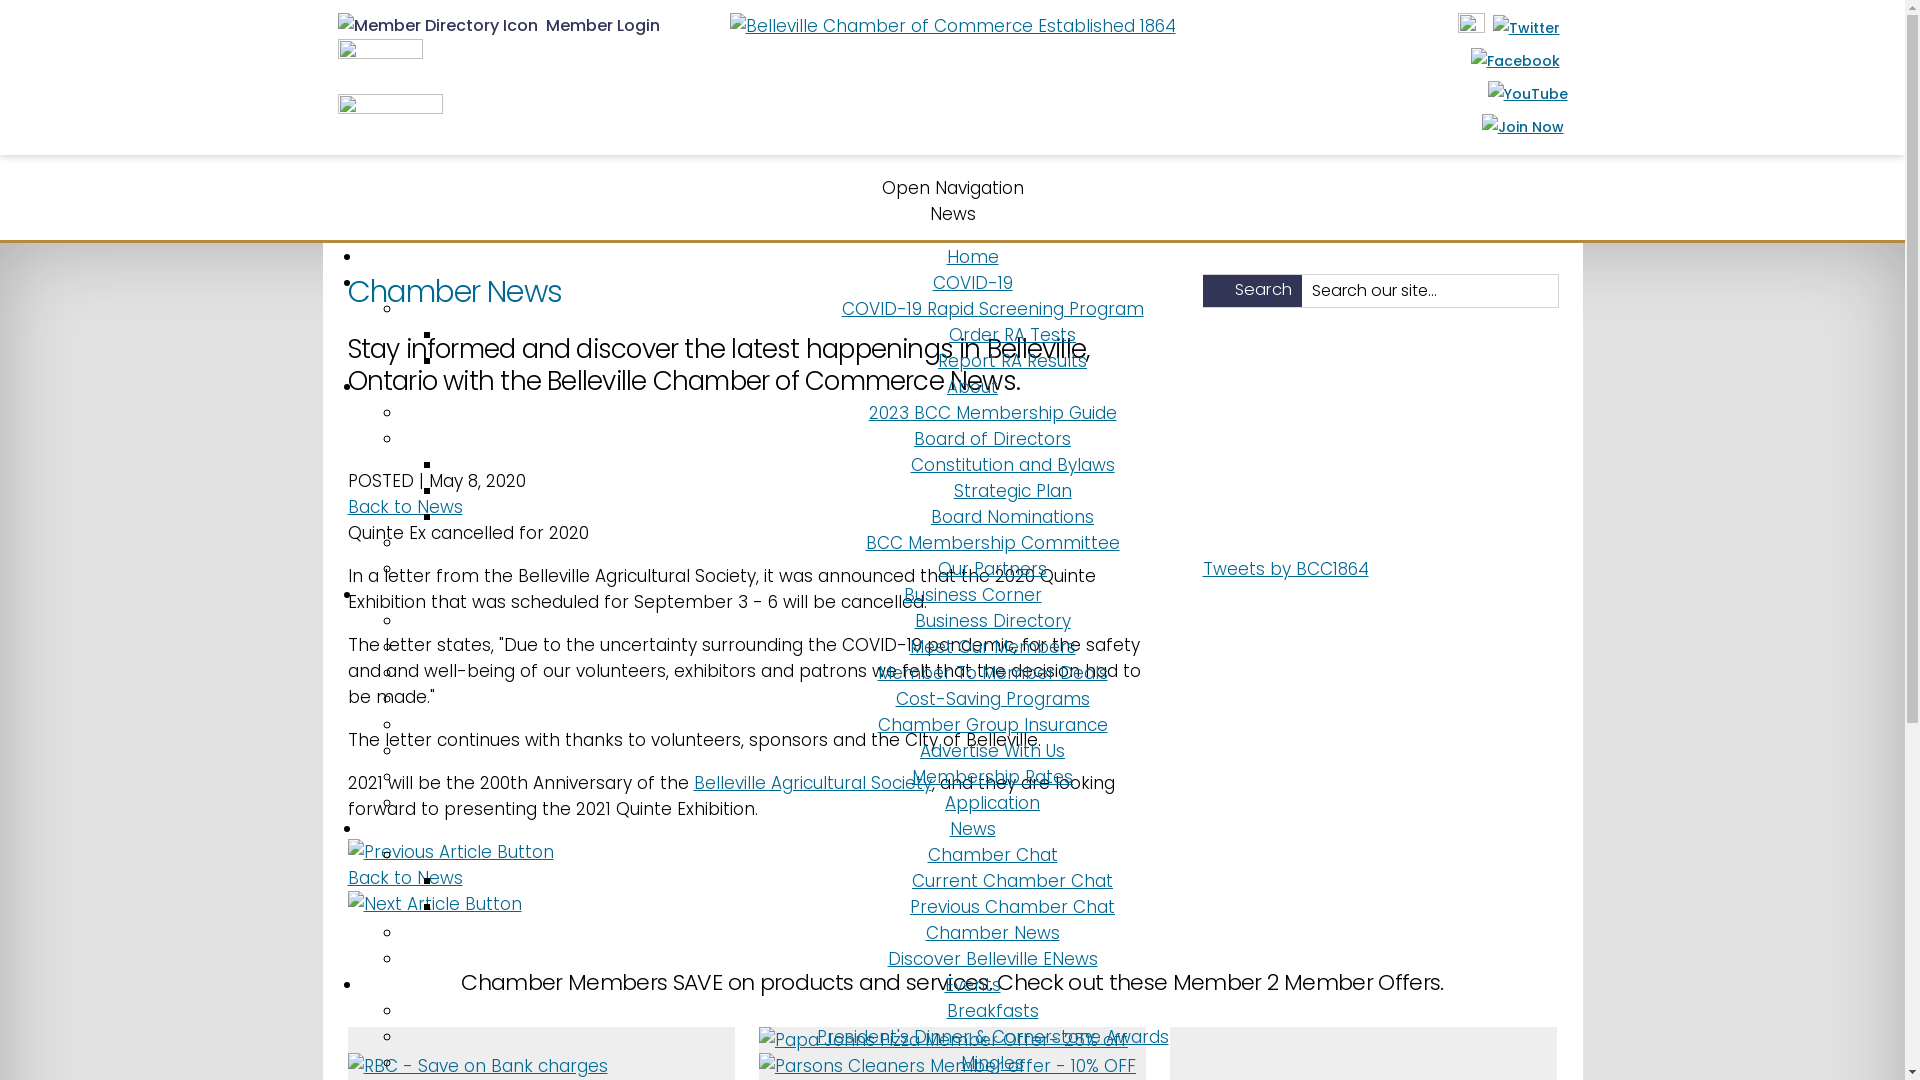  I want to click on 'Tweets by BCC1864', so click(1285, 569).